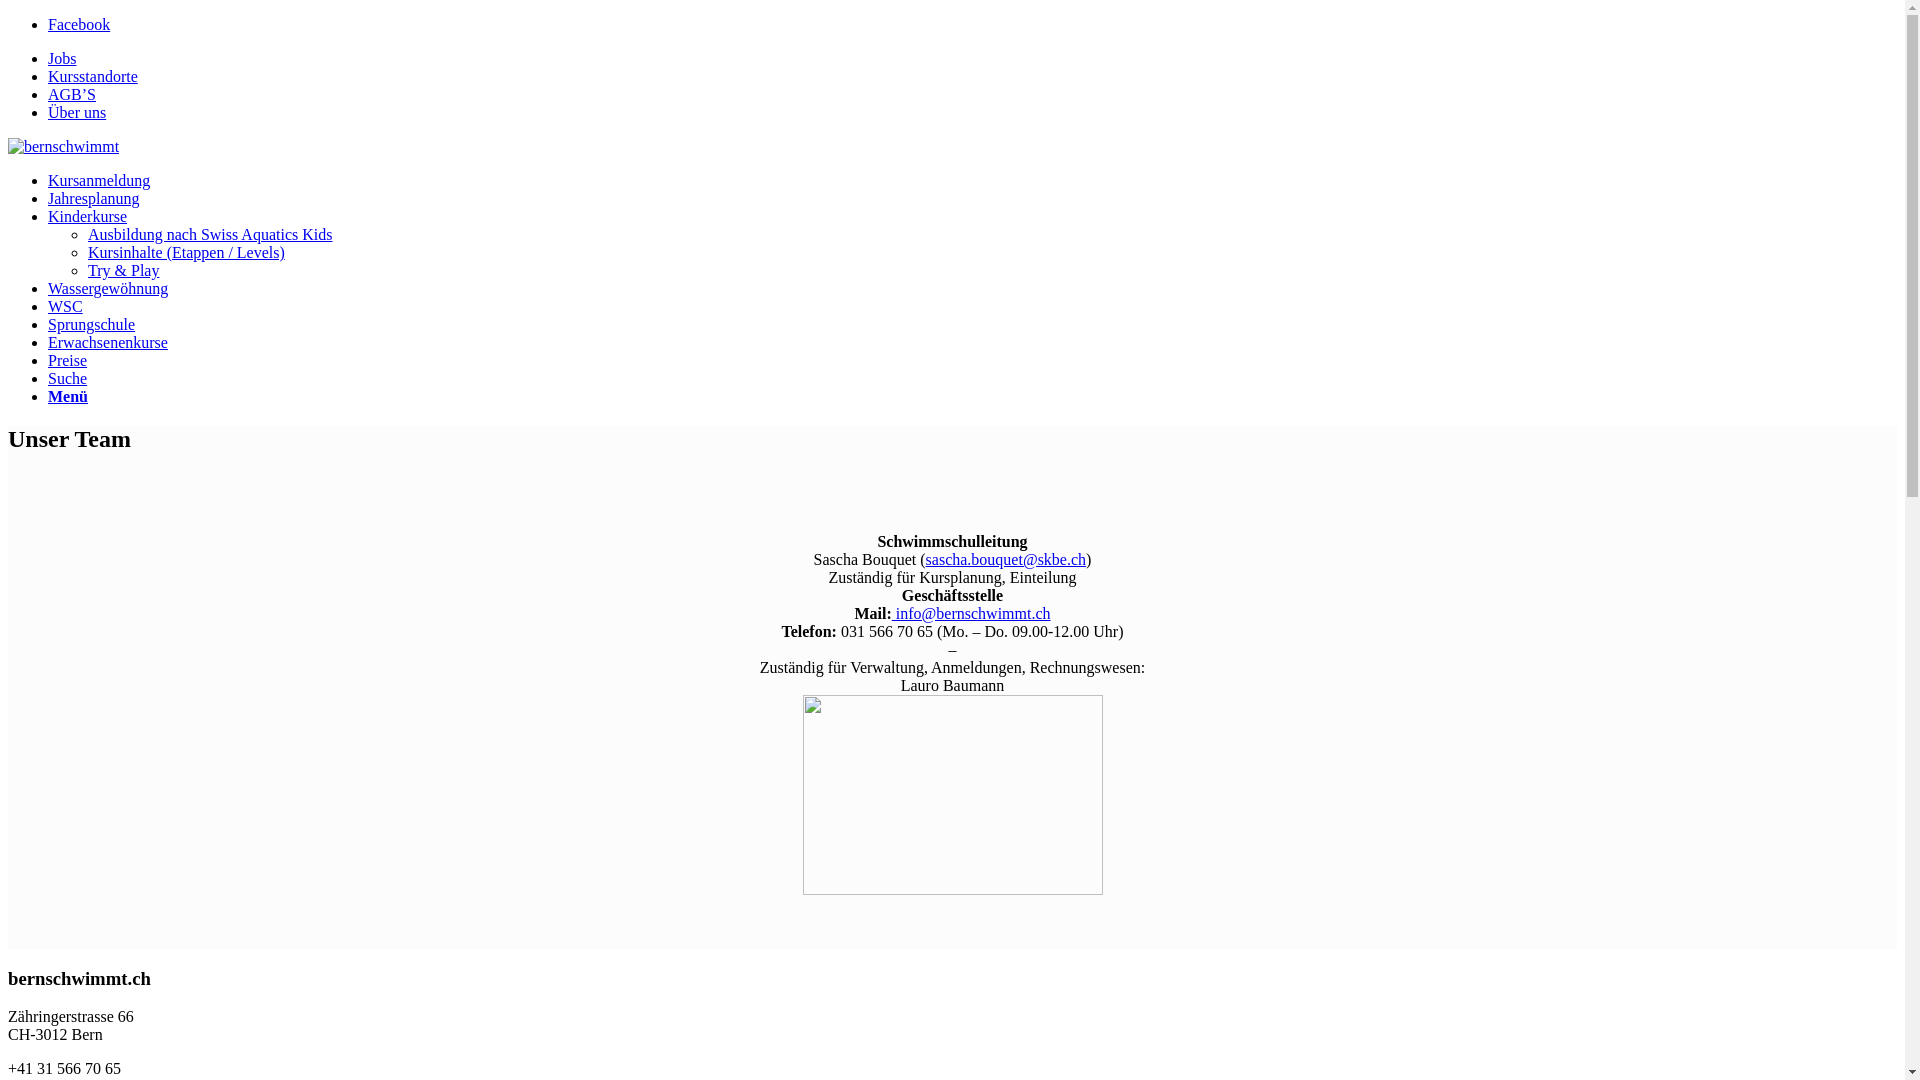 The image size is (1920, 1080). Describe the element at coordinates (67, 360) in the screenshot. I see `'Preise'` at that location.